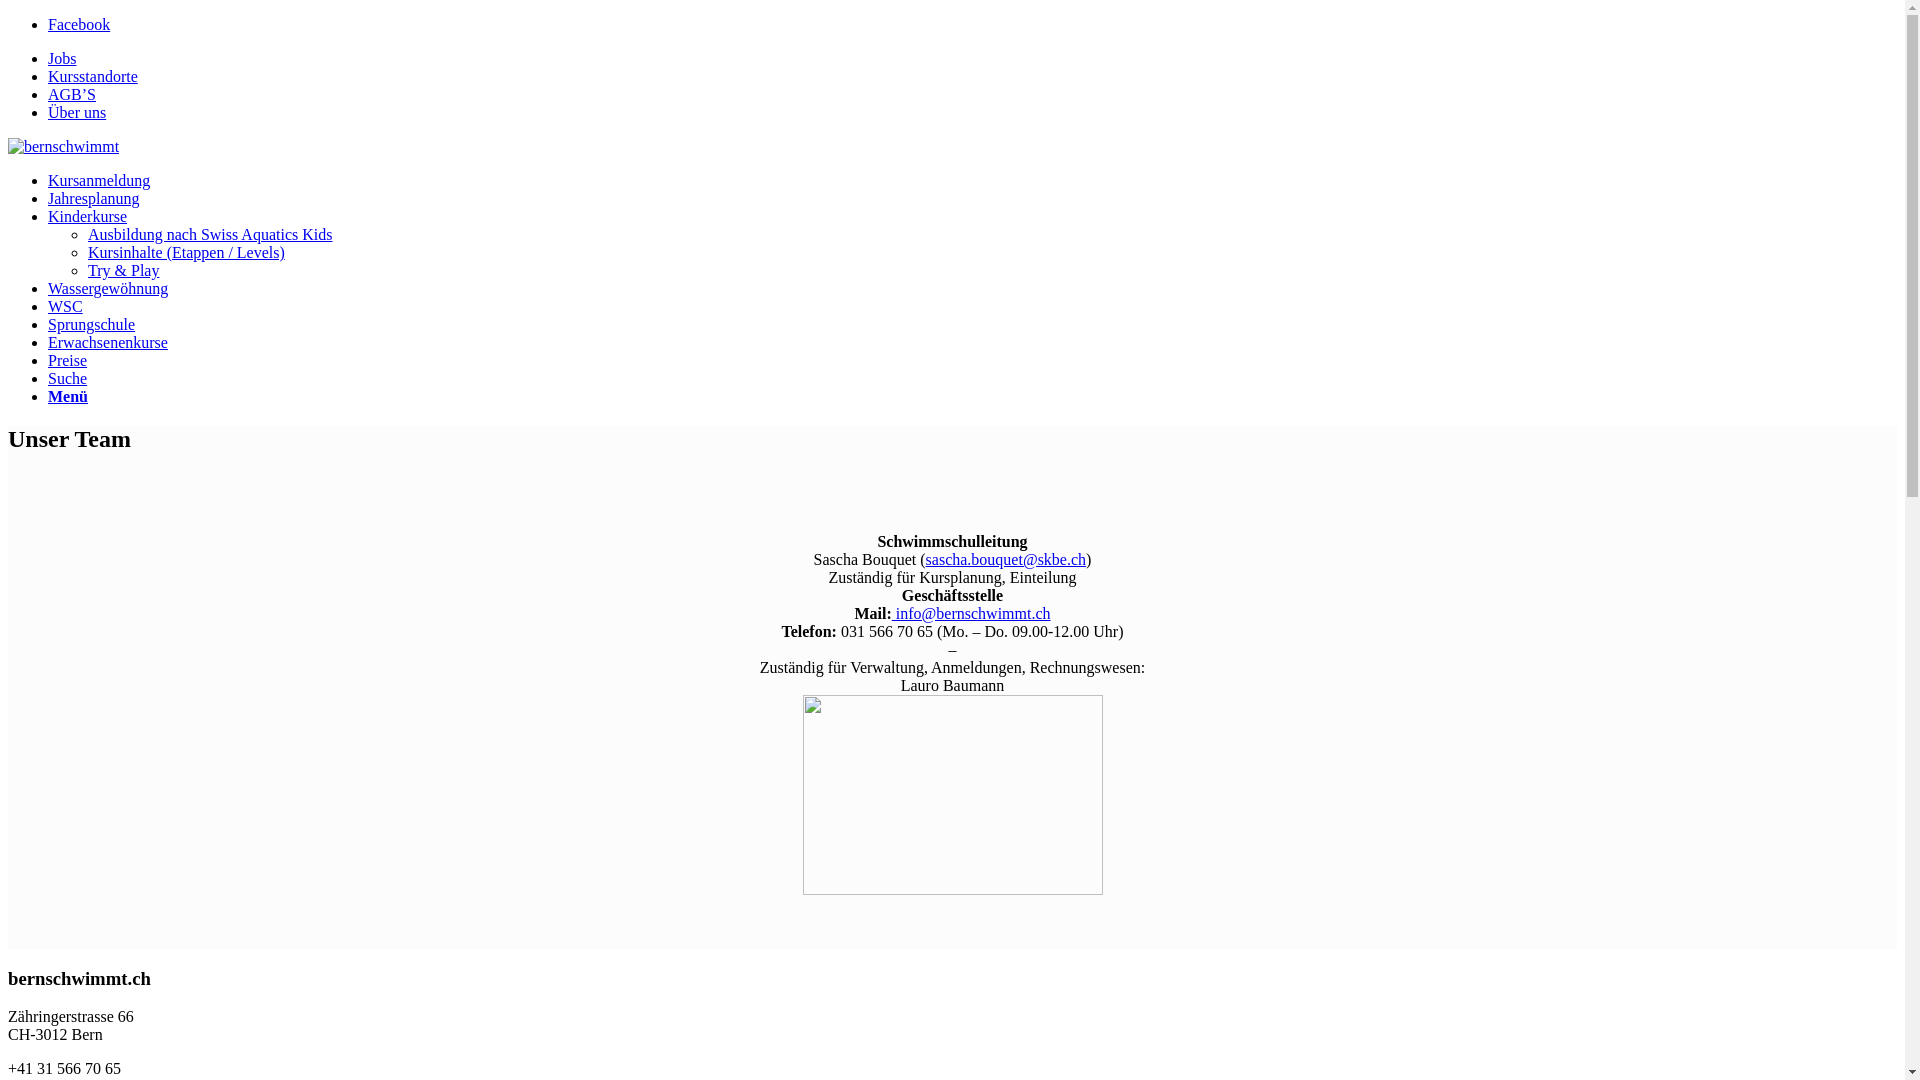 The image size is (1920, 1080). Describe the element at coordinates (67, 360) in the screenshot. I see `'Preise'` at that location.